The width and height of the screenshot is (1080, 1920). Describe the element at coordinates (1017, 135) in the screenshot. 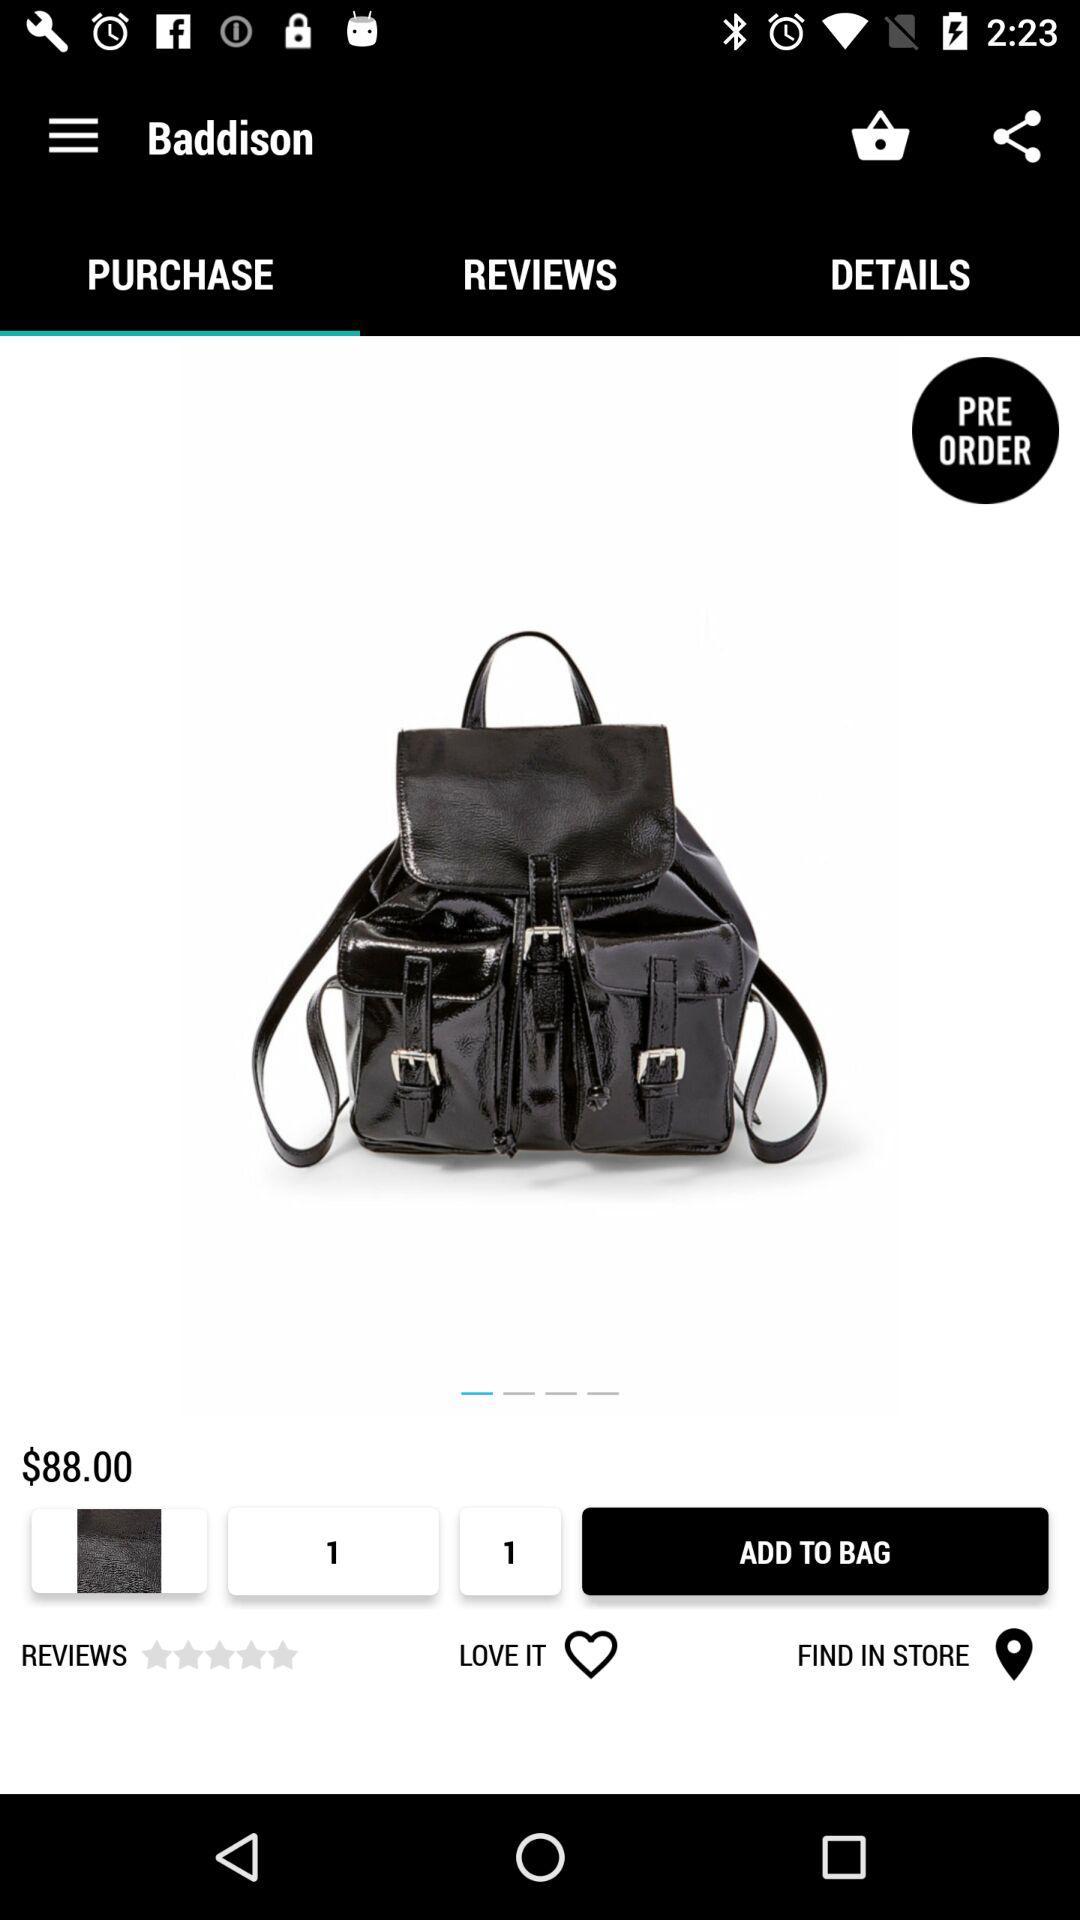

I see `the icon above details icon` at that location.